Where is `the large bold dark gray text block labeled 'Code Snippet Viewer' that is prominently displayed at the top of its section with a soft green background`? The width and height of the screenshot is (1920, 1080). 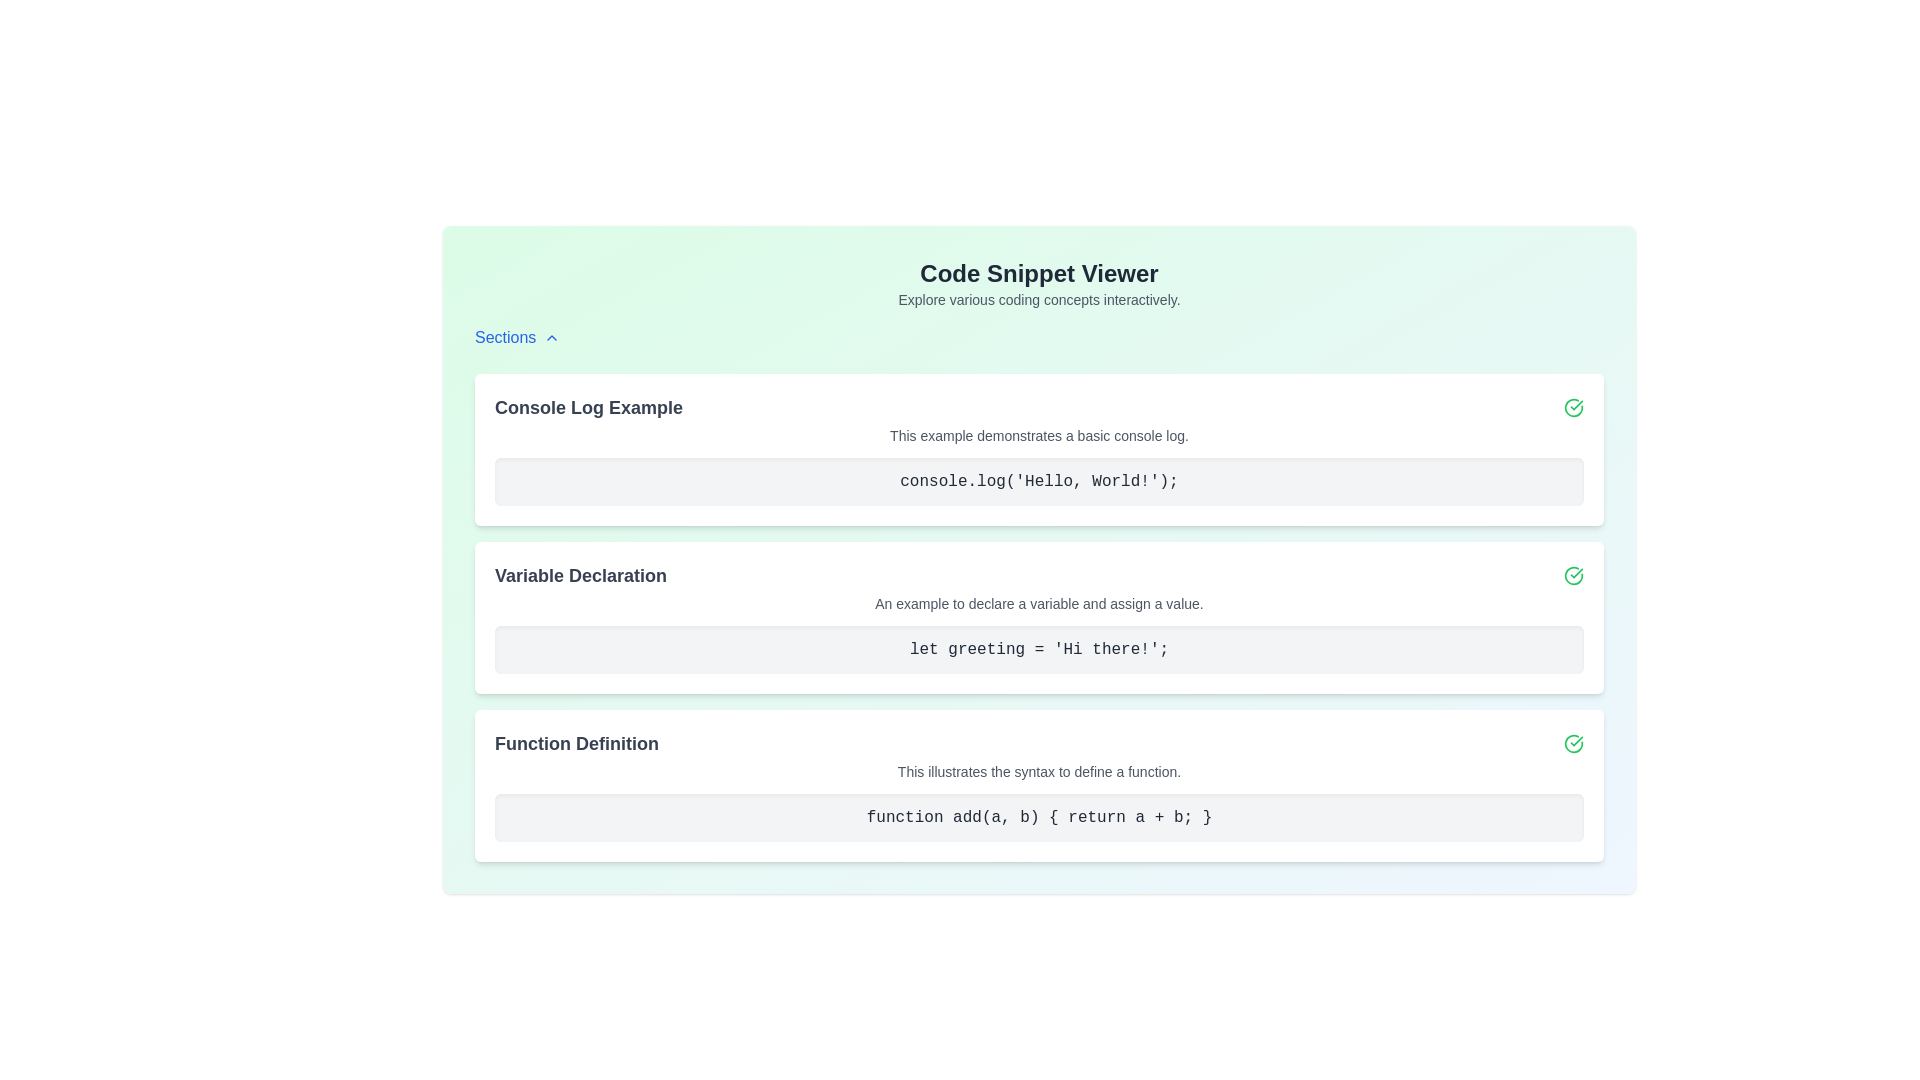
the large bold dark gray text block labeled 'Code Snippet Viewer' that is prominently displayed at the top of its section with a soft green background is located at coordinates (1039, 273).